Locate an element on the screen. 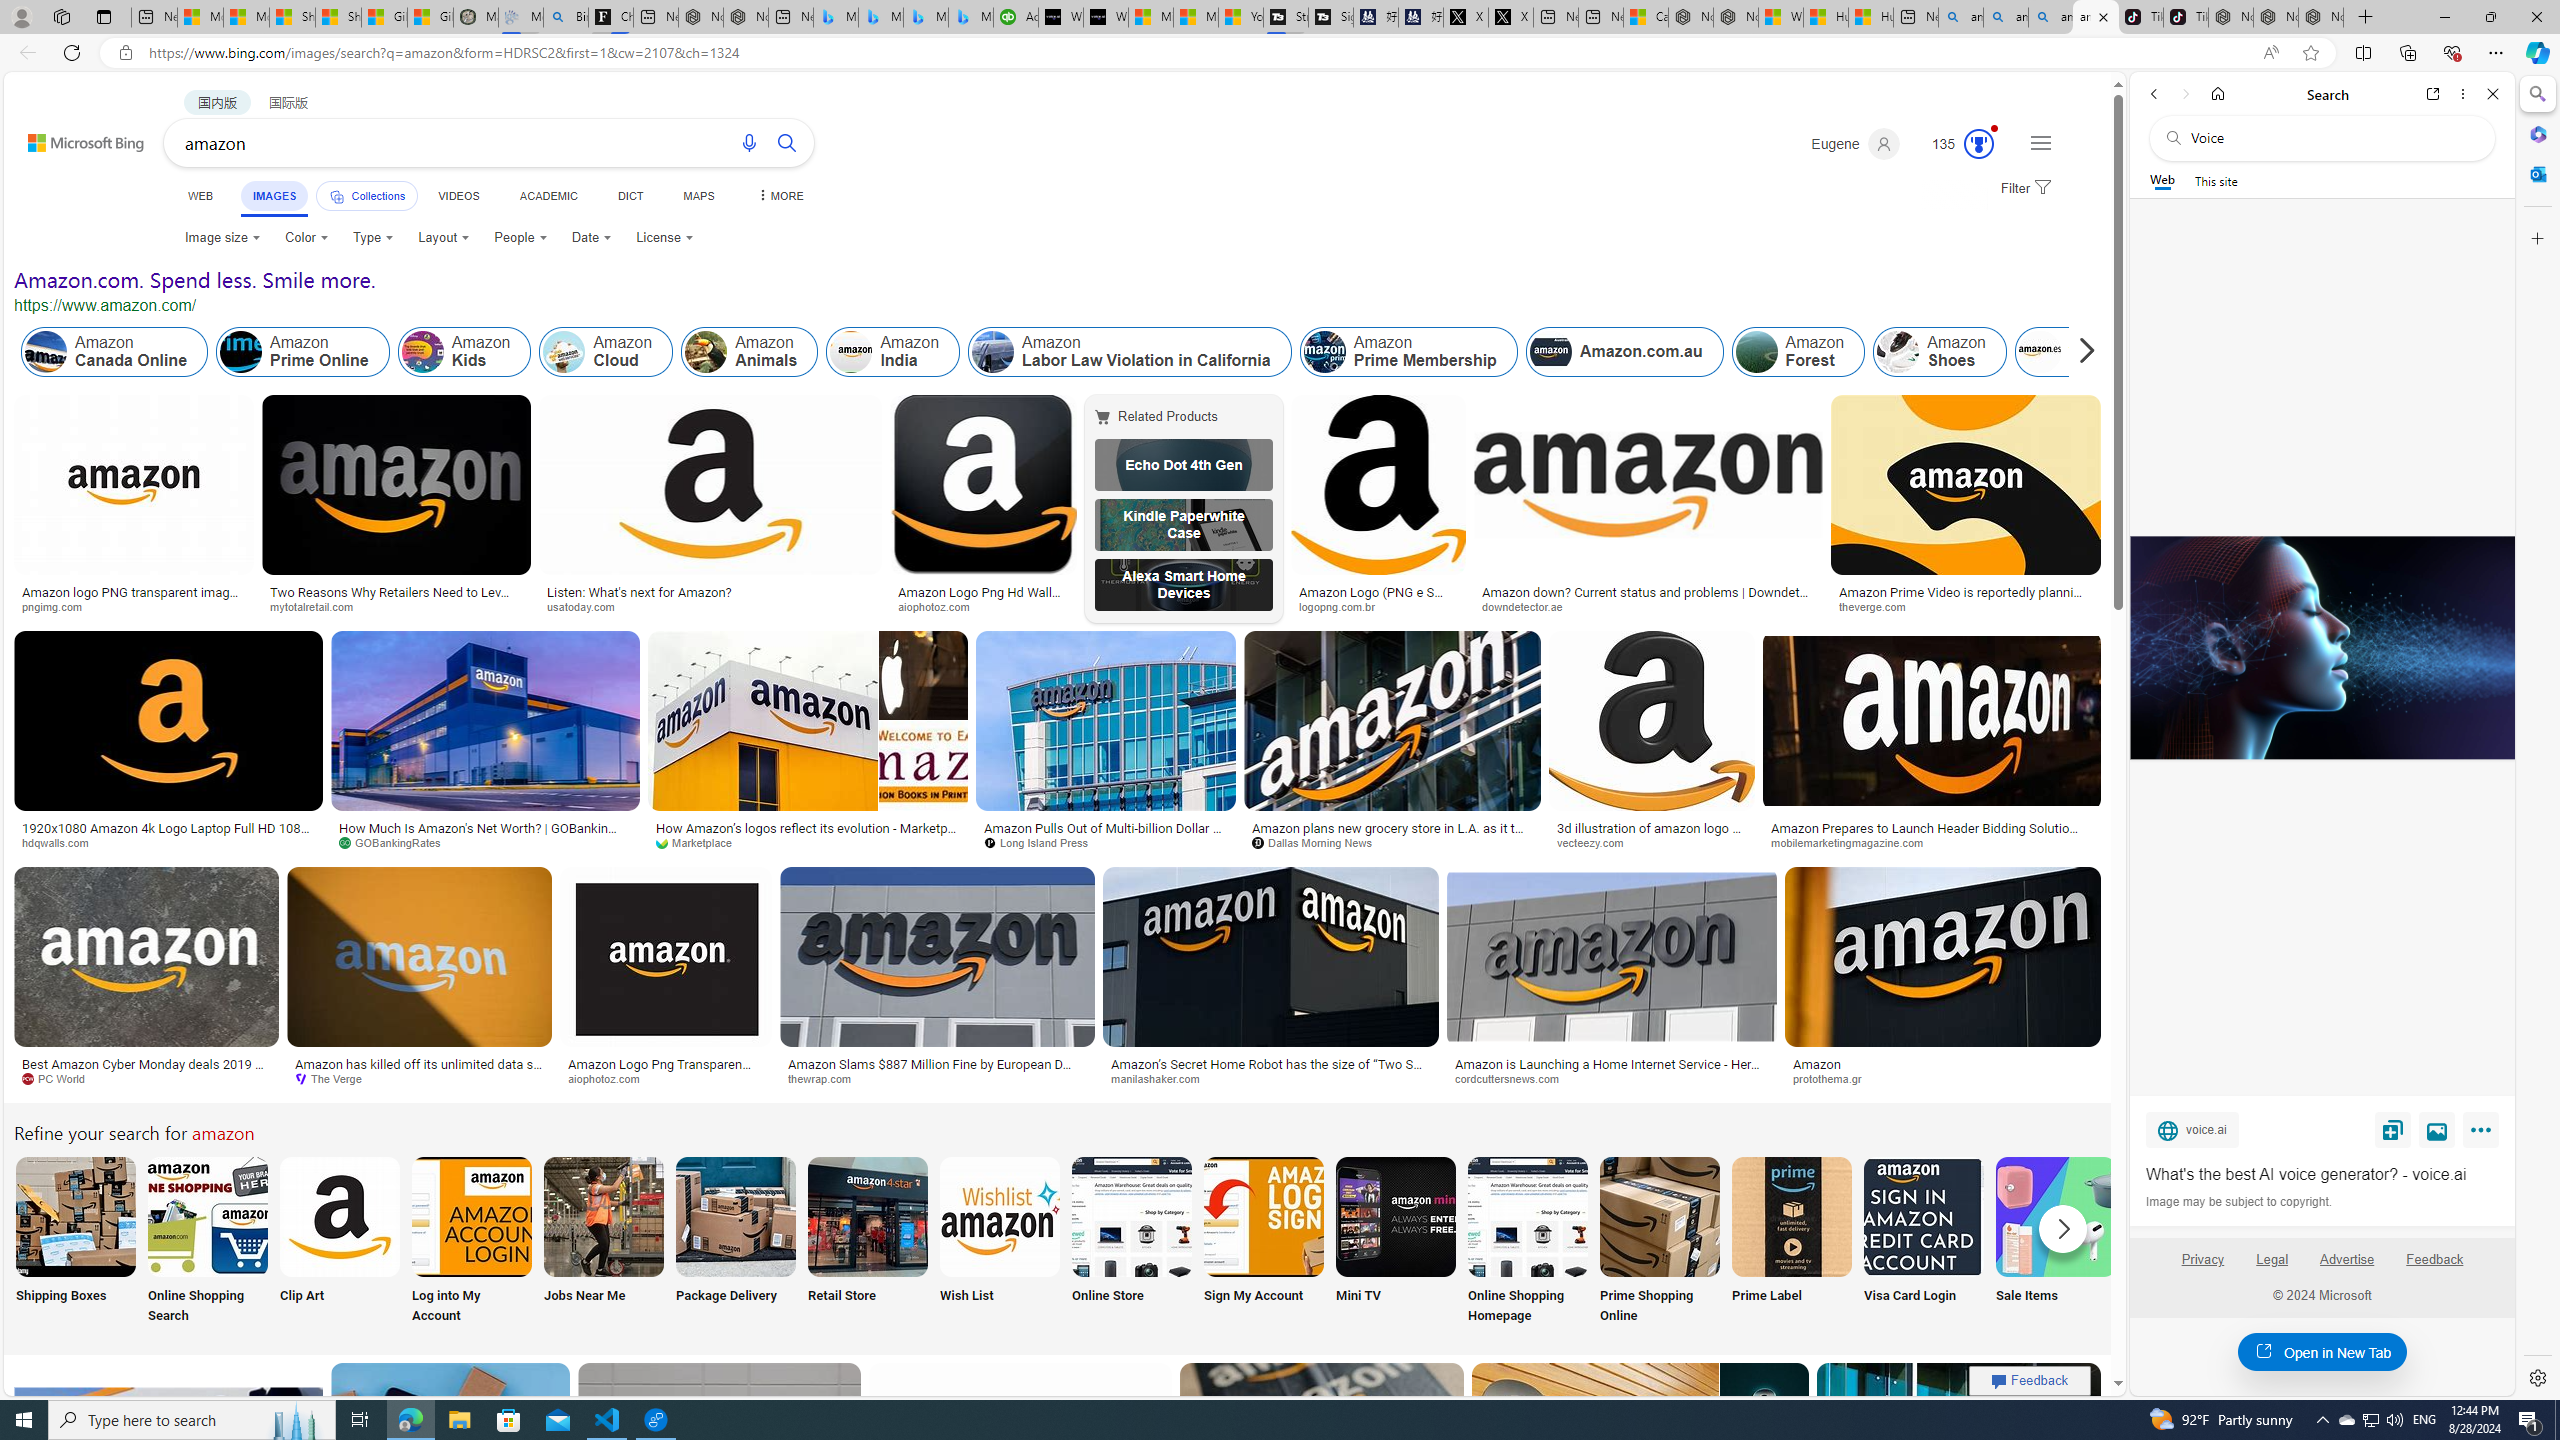 This screenshot has width=2560, height=1440. 'Sale Items' is located at coordinates (2055, 1241).